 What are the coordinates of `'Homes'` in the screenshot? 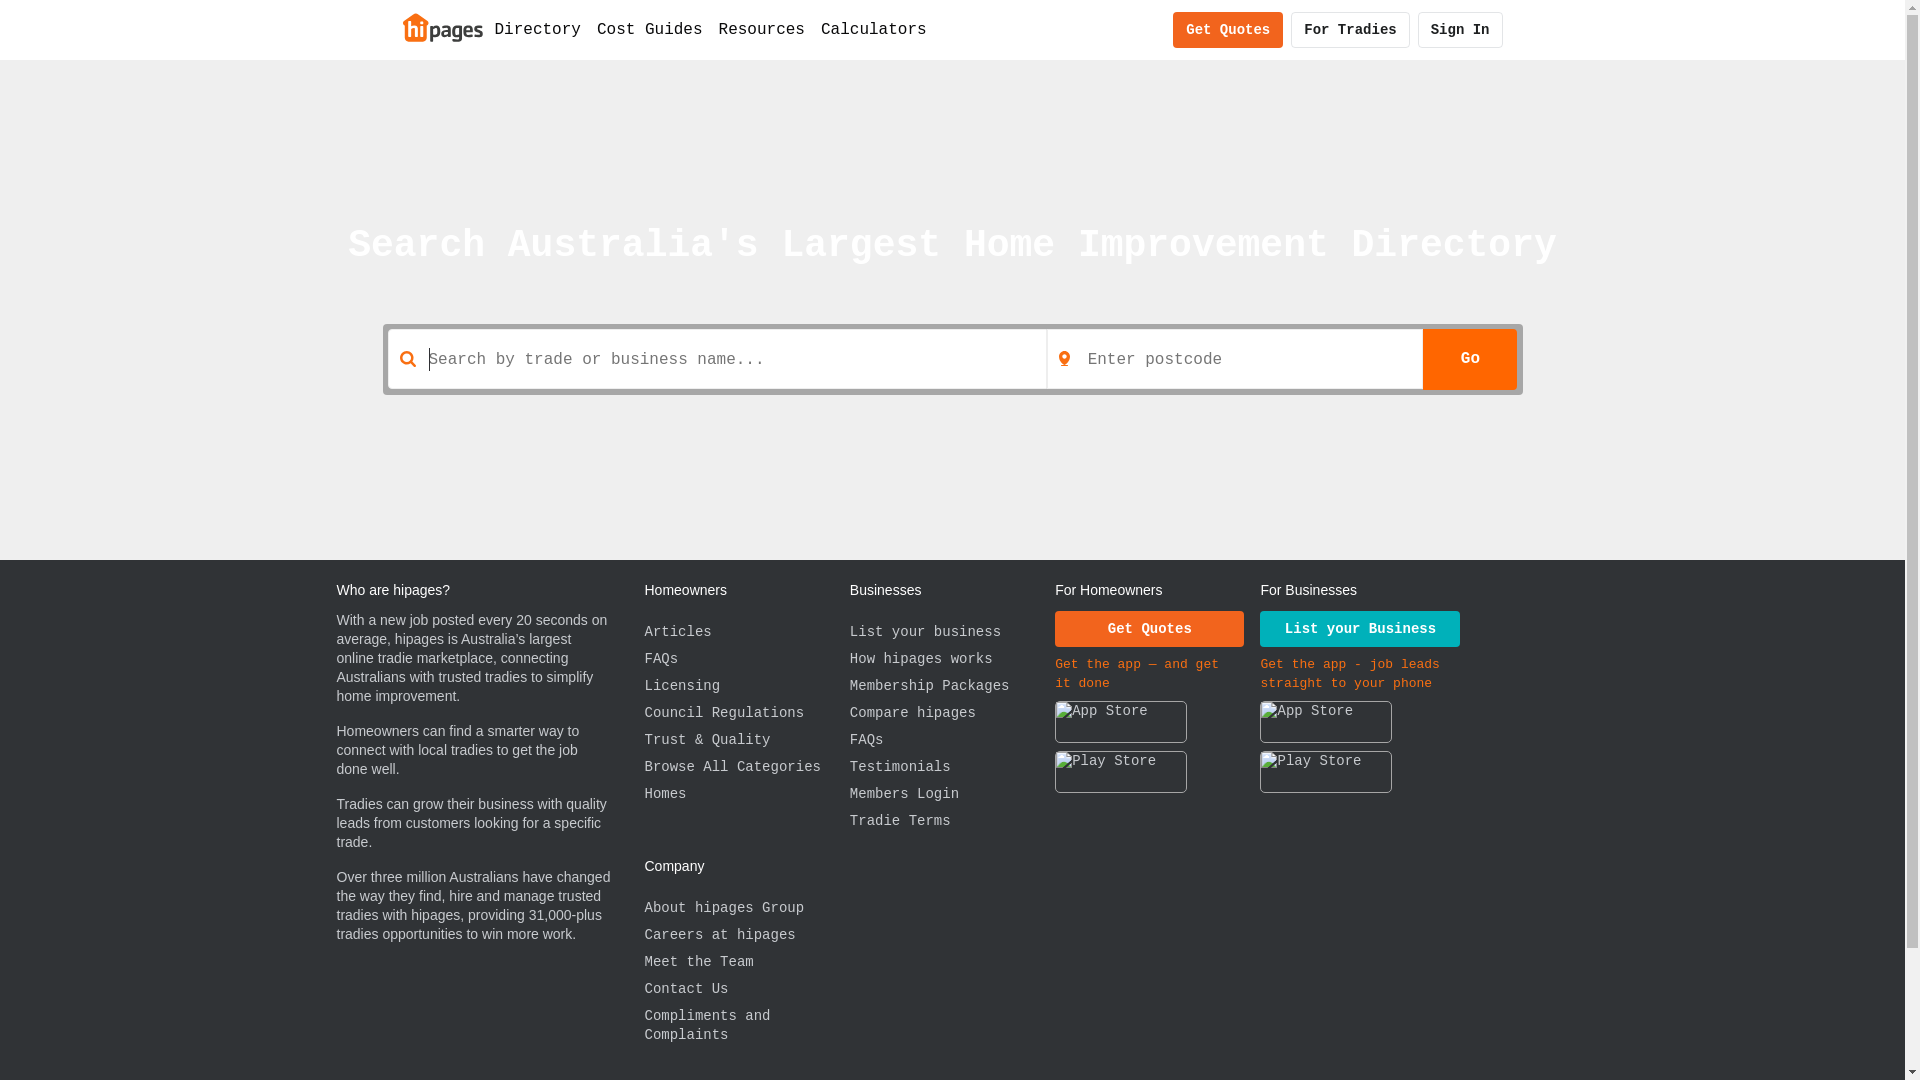 It's located at (643, 793).